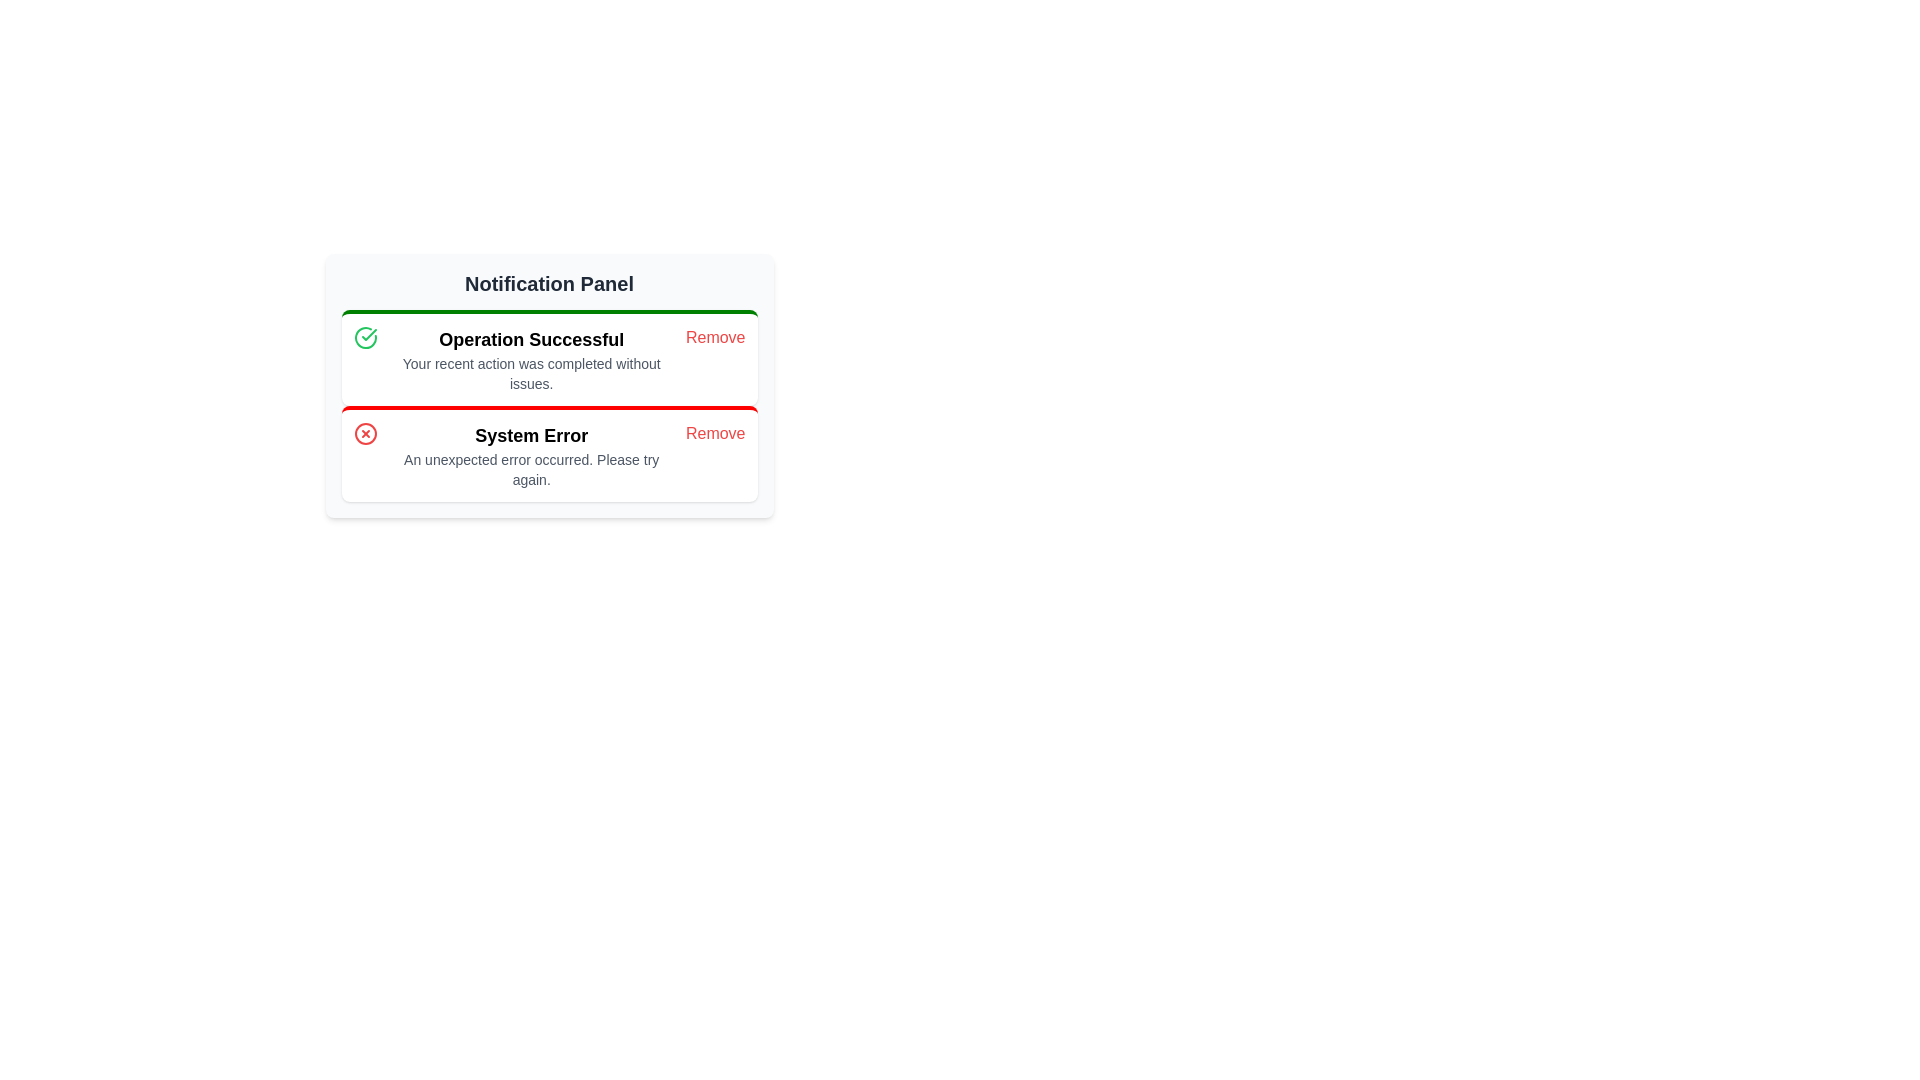 Image resolution: width=1920 pixels, height=1080 pixels. Describe the element at coordinates (365, 337) in the screenshot. I see `the confirmation icon located to the left of the 'Operation Successful' notice in the upper half of the notification panel` at that location.